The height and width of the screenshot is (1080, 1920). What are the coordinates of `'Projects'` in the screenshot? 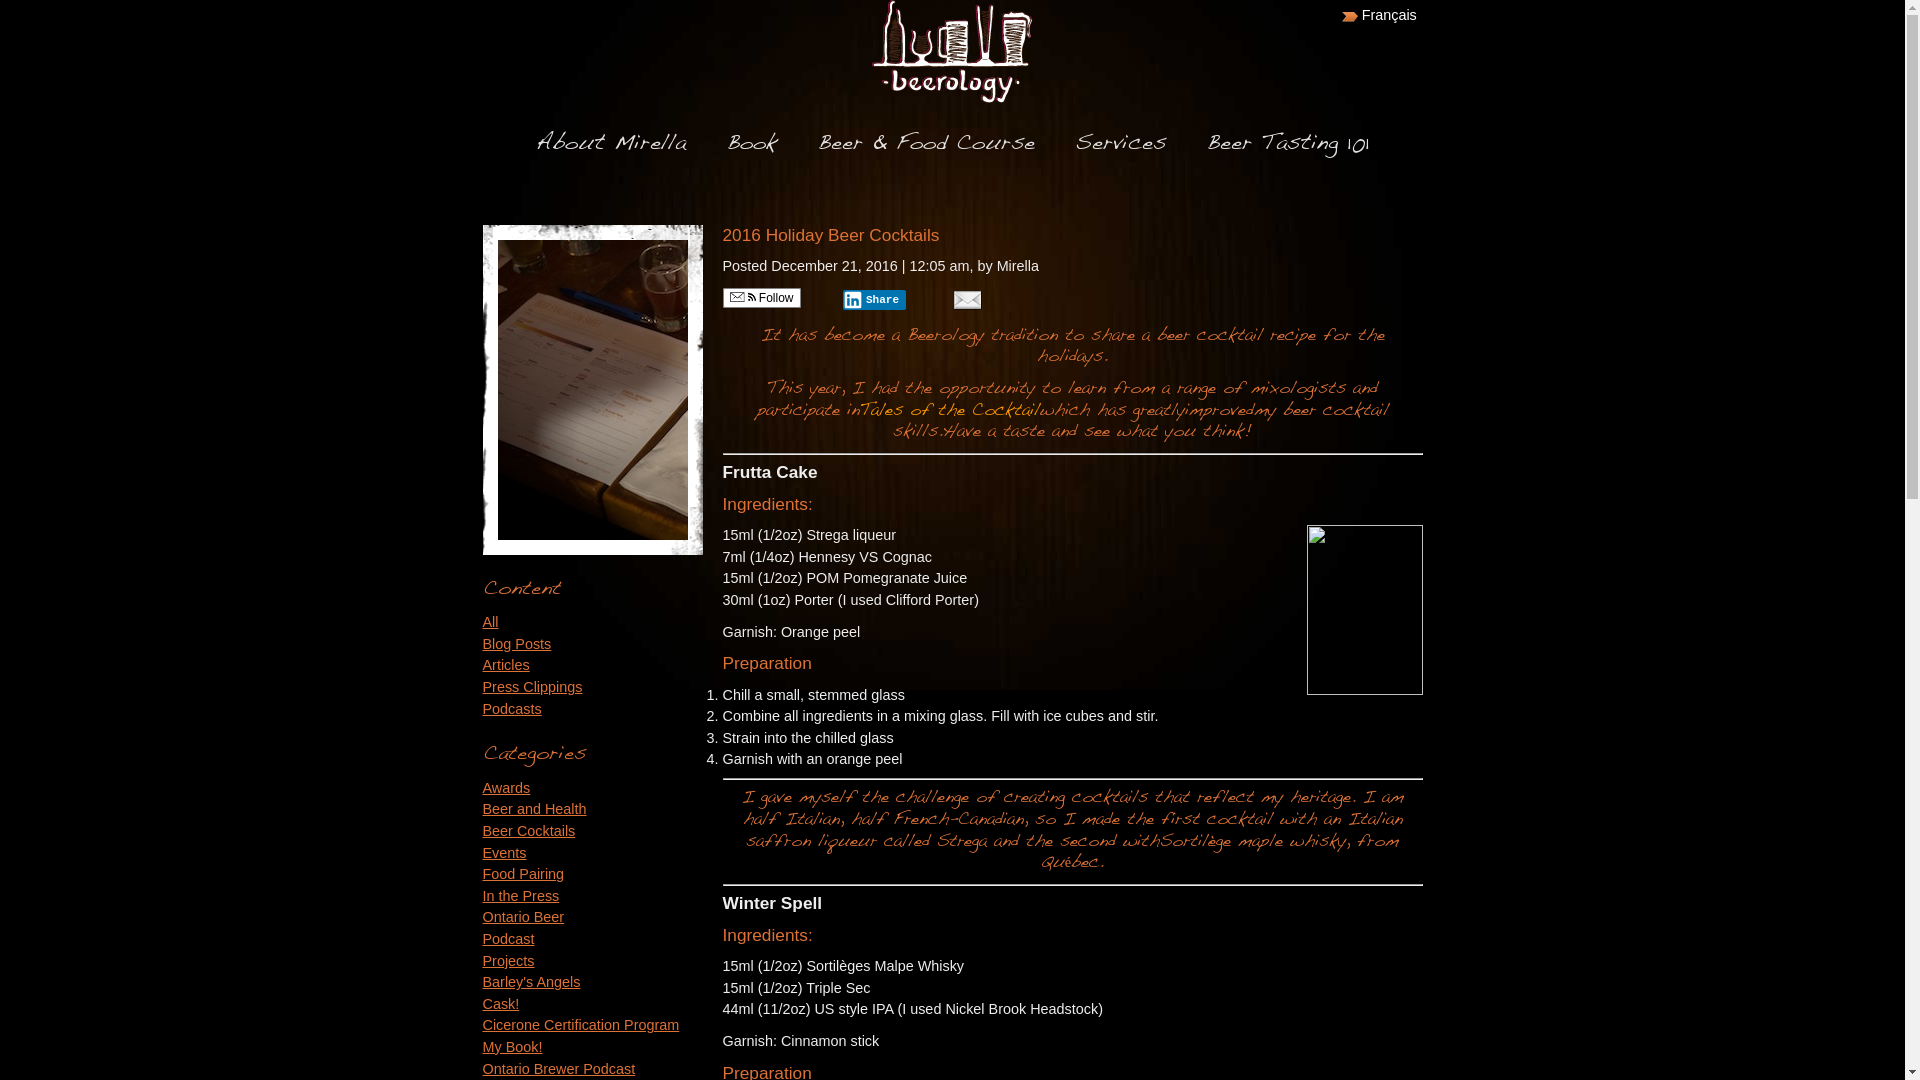 It's located at (508, 959).